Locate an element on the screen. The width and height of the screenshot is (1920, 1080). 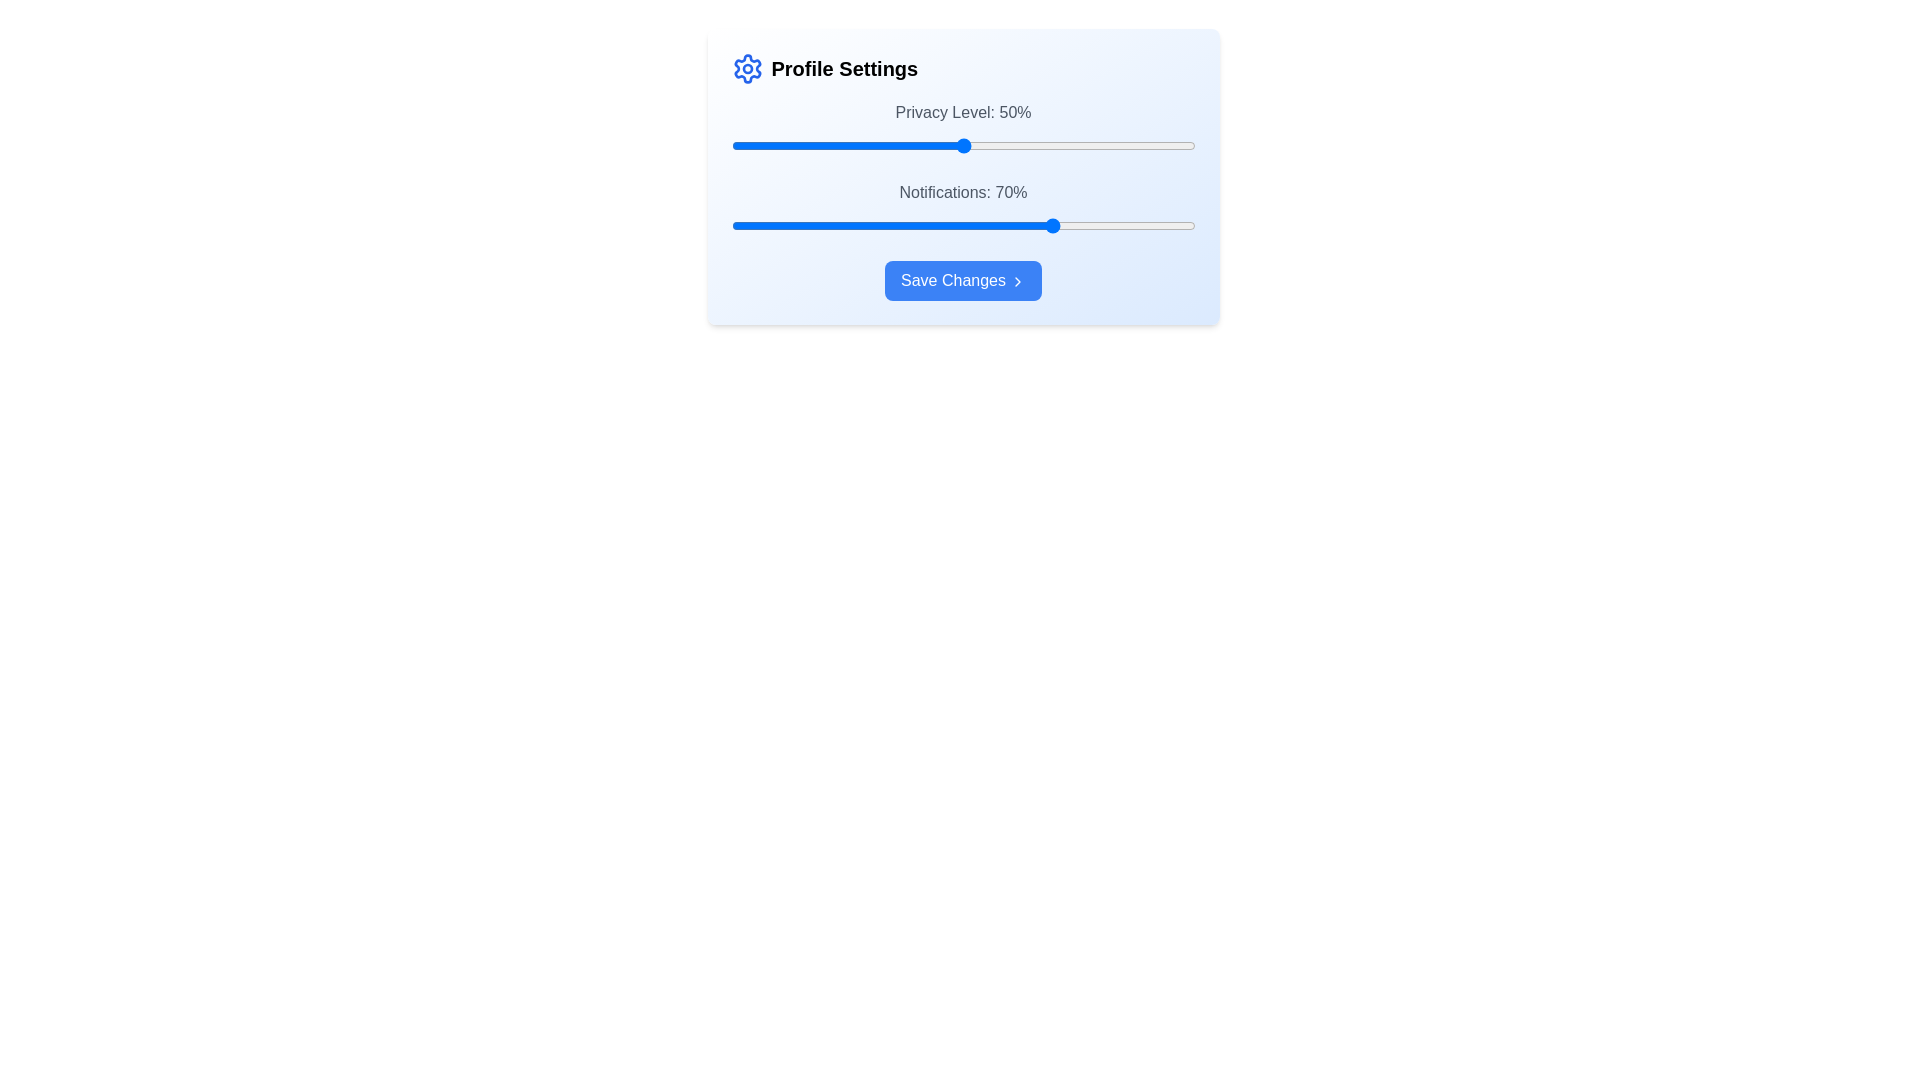
the 'Privacy Level' slider to 46% is located at coordinates (944, 145).